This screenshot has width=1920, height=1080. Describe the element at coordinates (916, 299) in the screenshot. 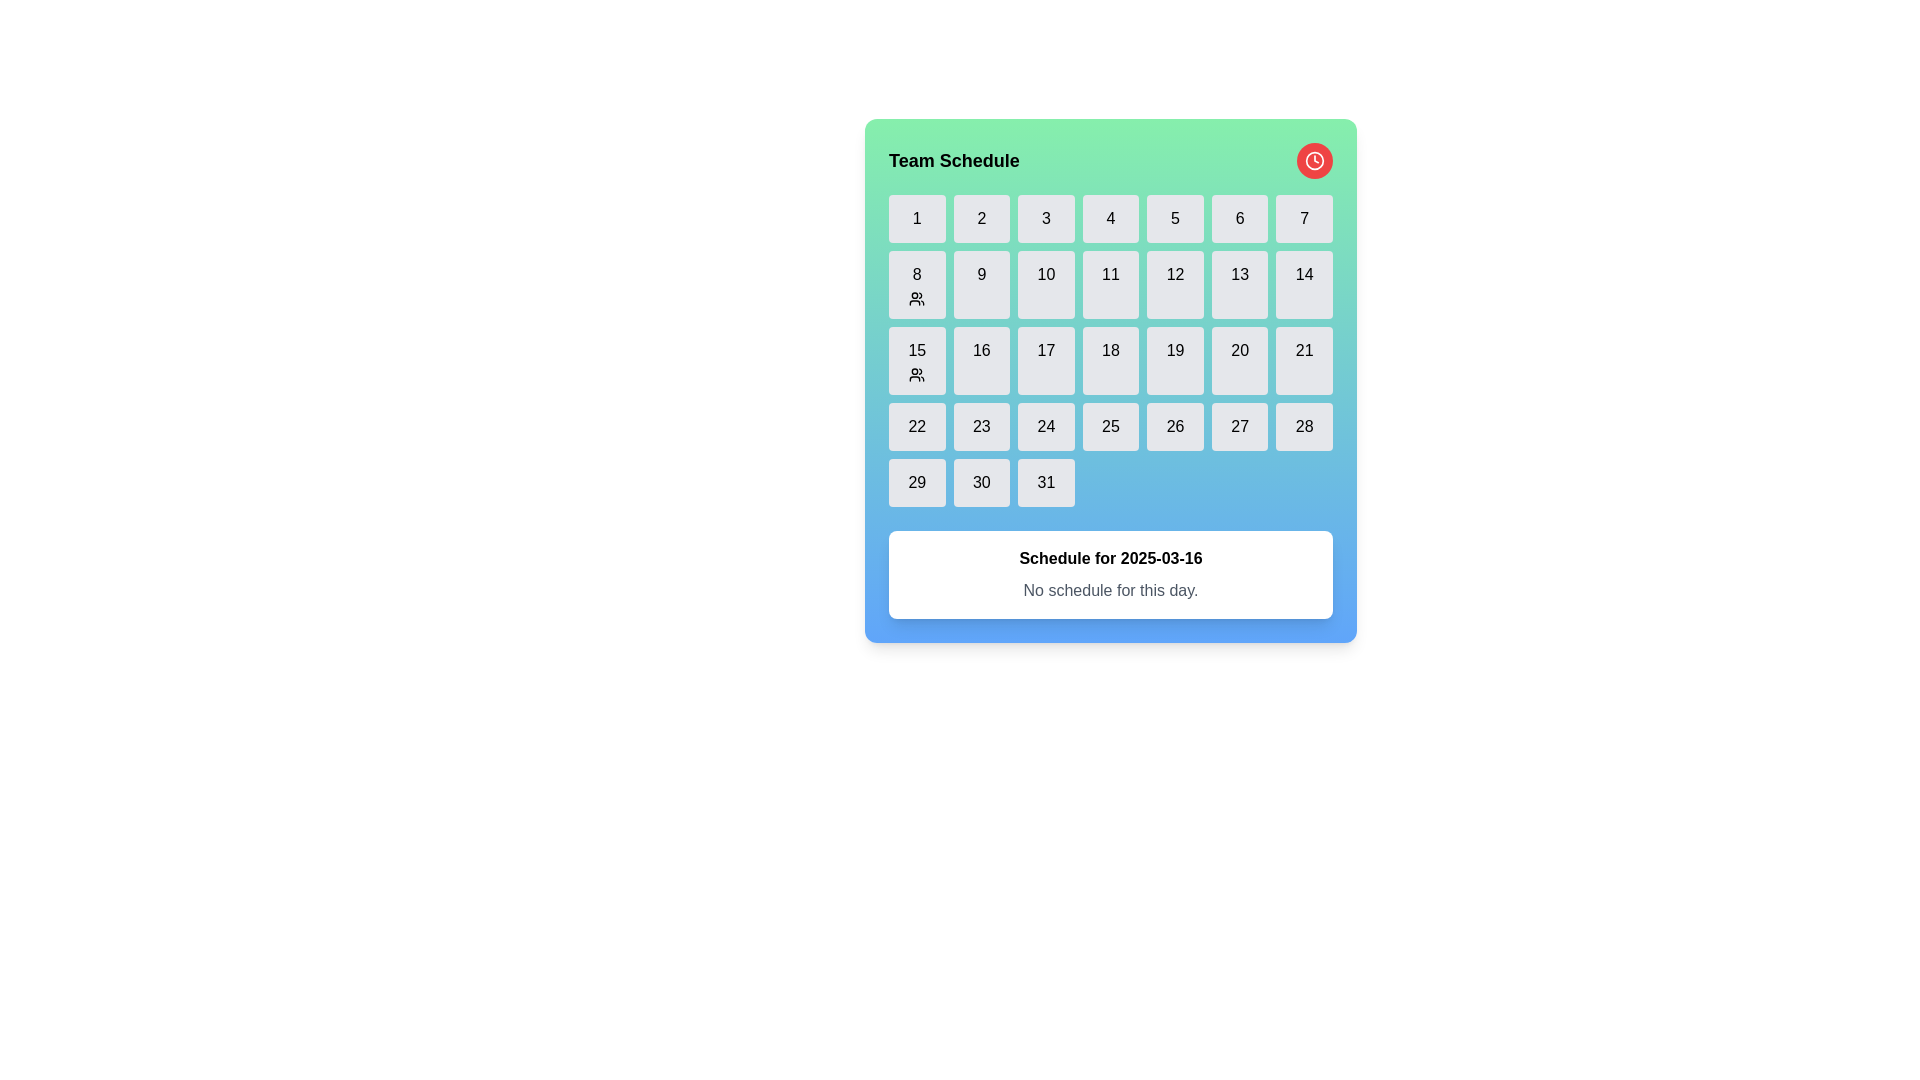

I see `the small icon resembling a stylized group of individuals located within the calendar block labeled '8'` at that location.